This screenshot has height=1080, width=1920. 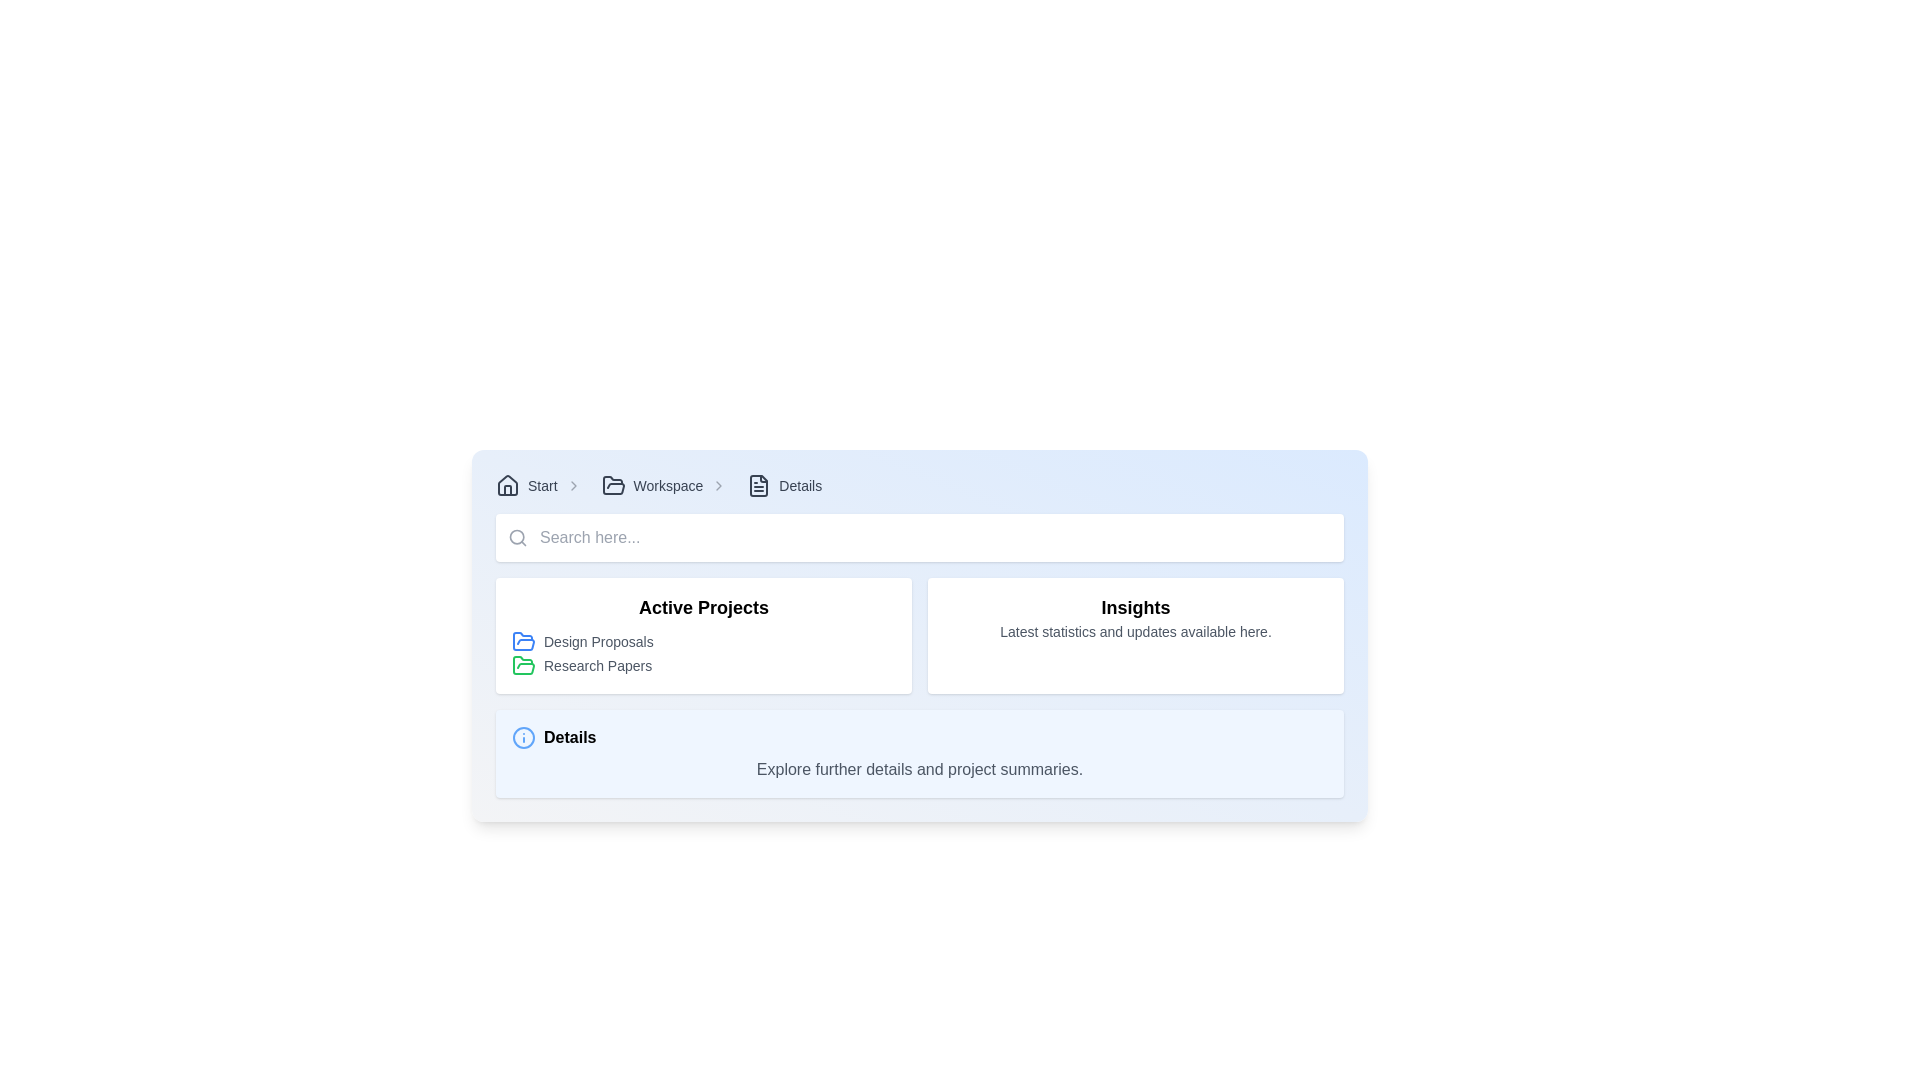 What do you see at coordinates (523, 665) in the screenshot?
I see `the Icon located in the 'Active Projects' section next to the 'Design Proposals' label as a visual aid` at bounding box center [523, 665].